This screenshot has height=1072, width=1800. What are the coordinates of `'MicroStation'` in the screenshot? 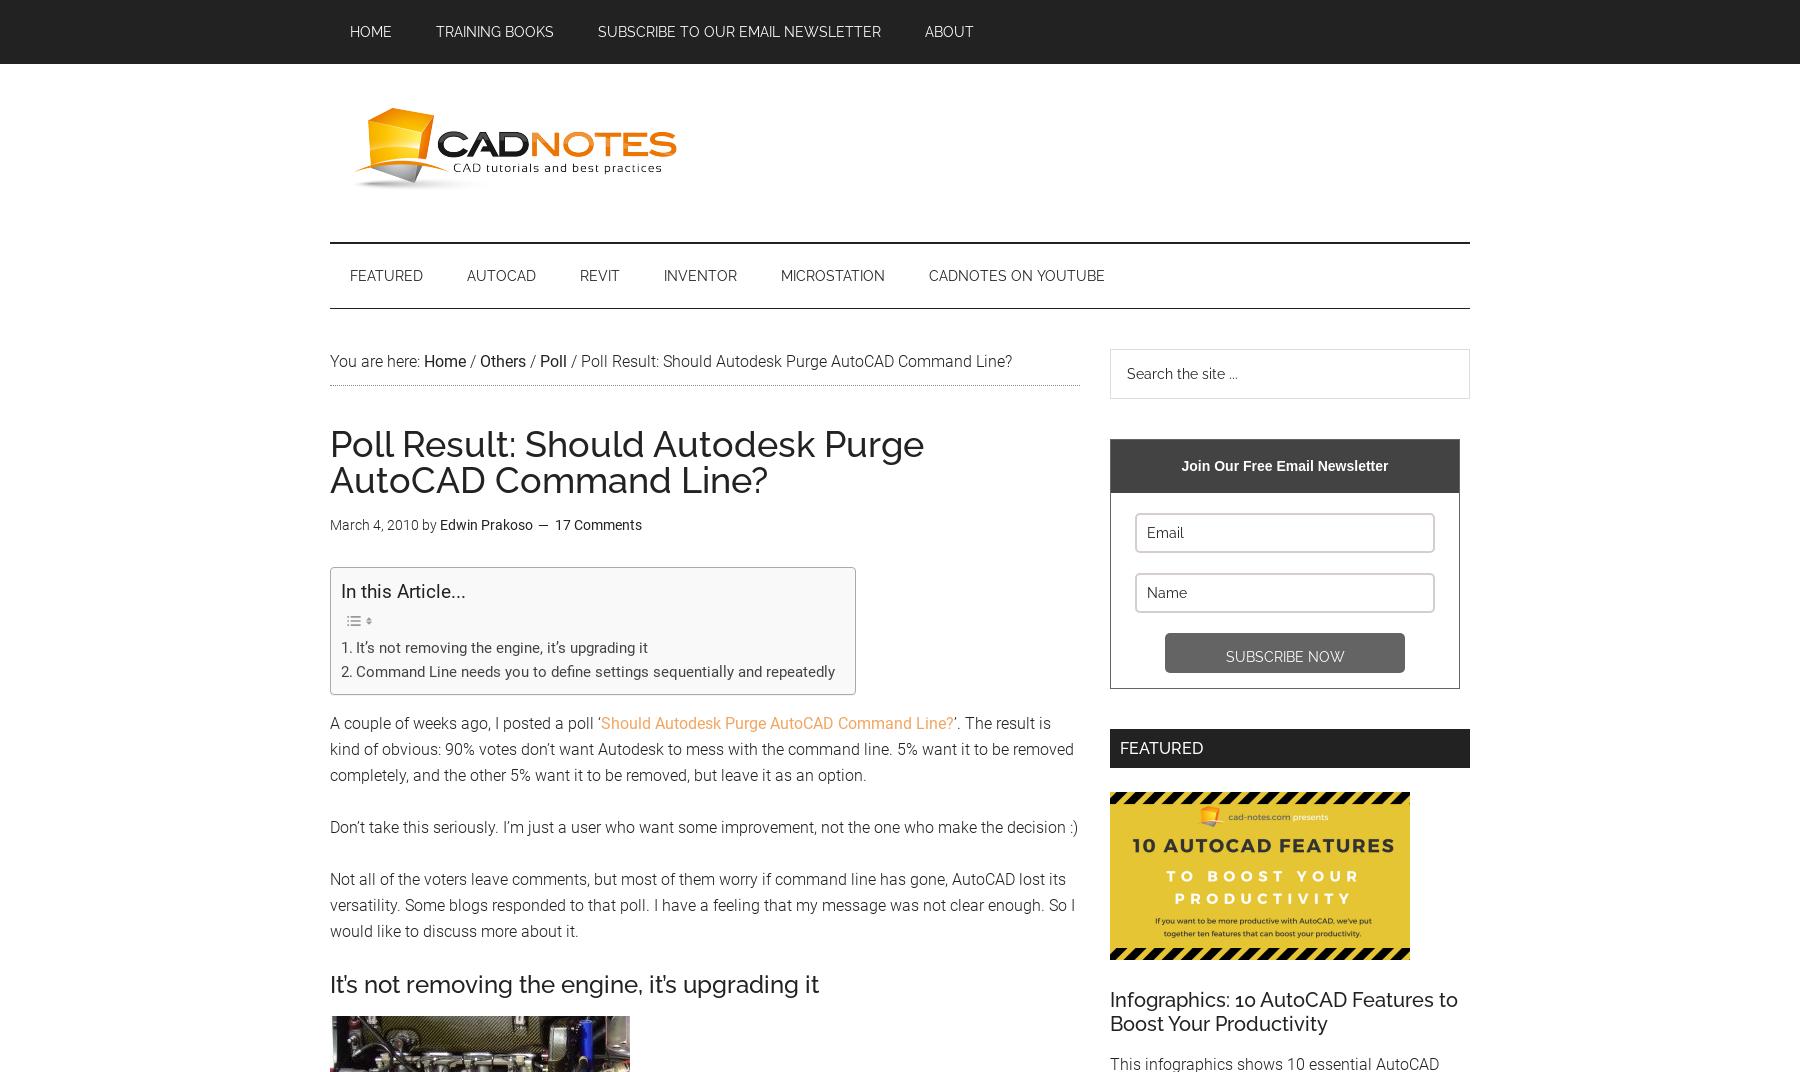 It's located at (833, 275).